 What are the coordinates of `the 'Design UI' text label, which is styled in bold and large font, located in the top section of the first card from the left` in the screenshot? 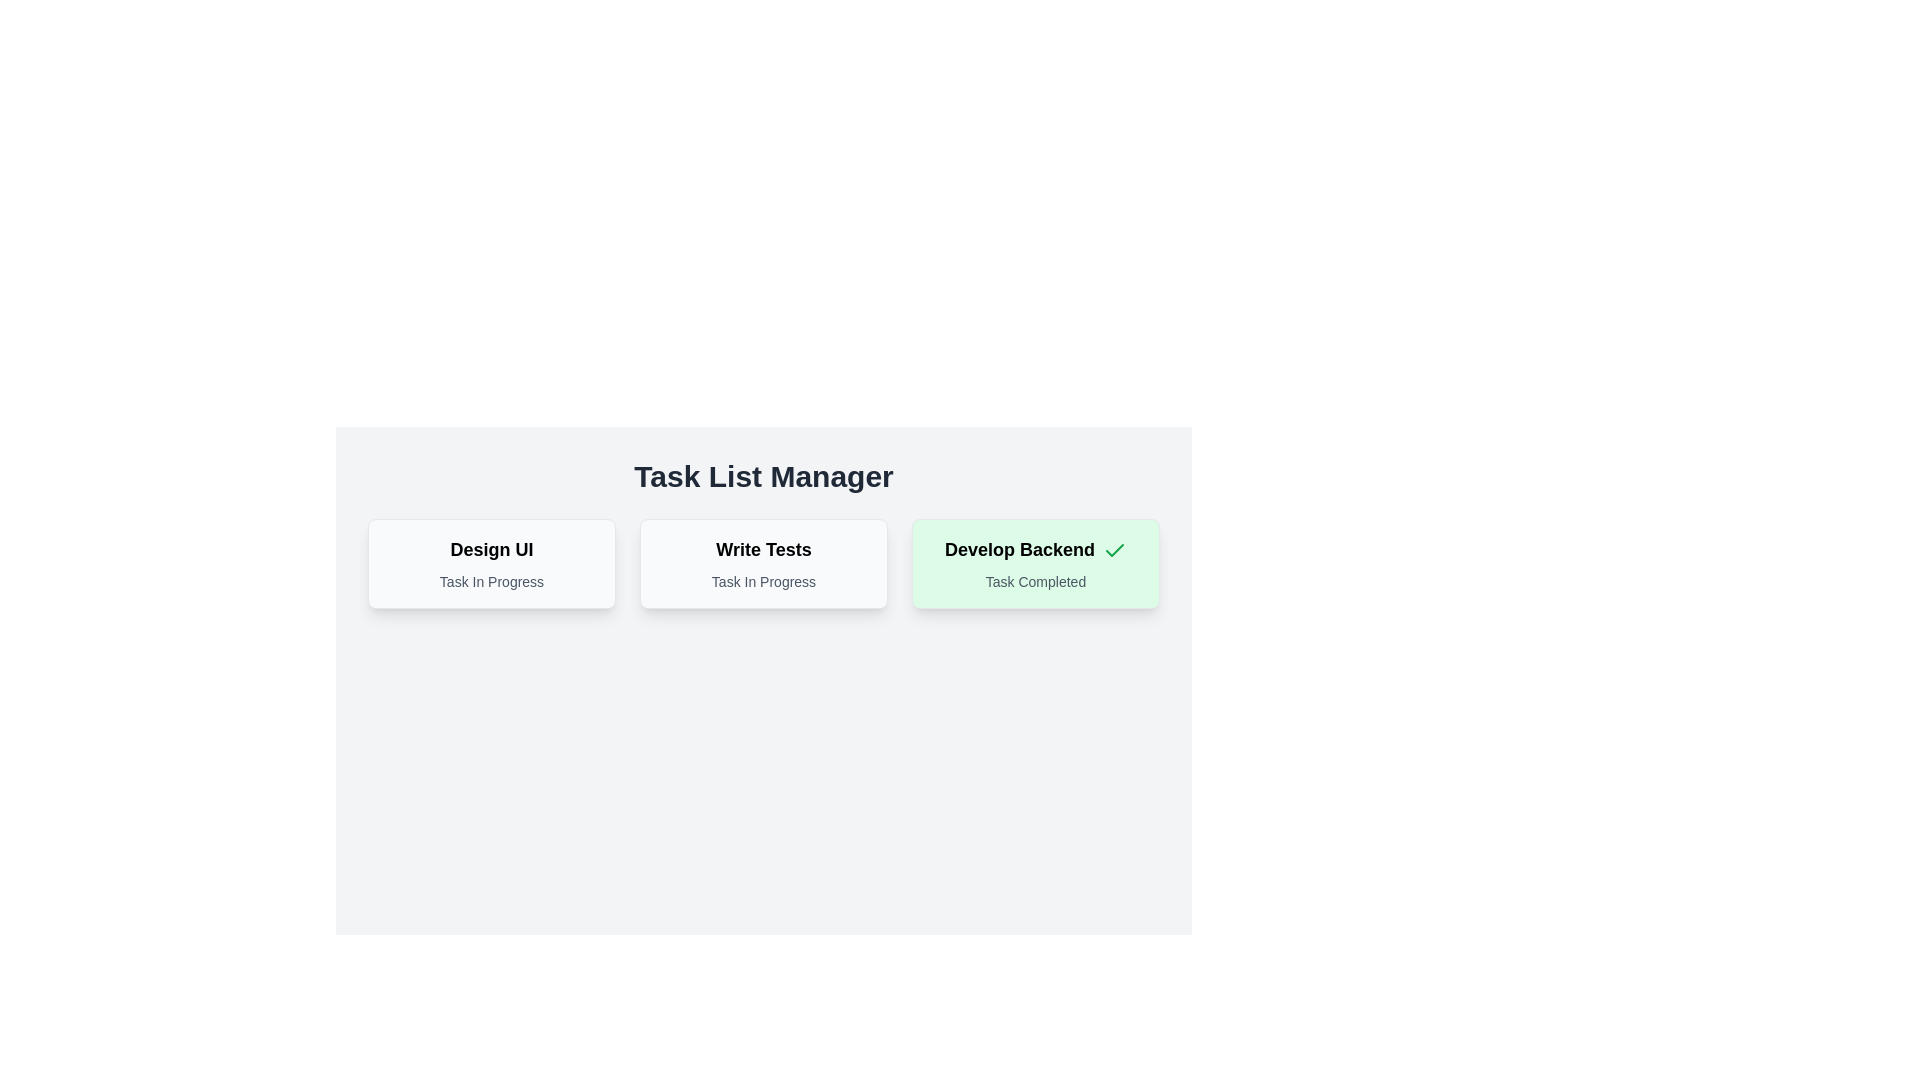 It's located at (491, 550).